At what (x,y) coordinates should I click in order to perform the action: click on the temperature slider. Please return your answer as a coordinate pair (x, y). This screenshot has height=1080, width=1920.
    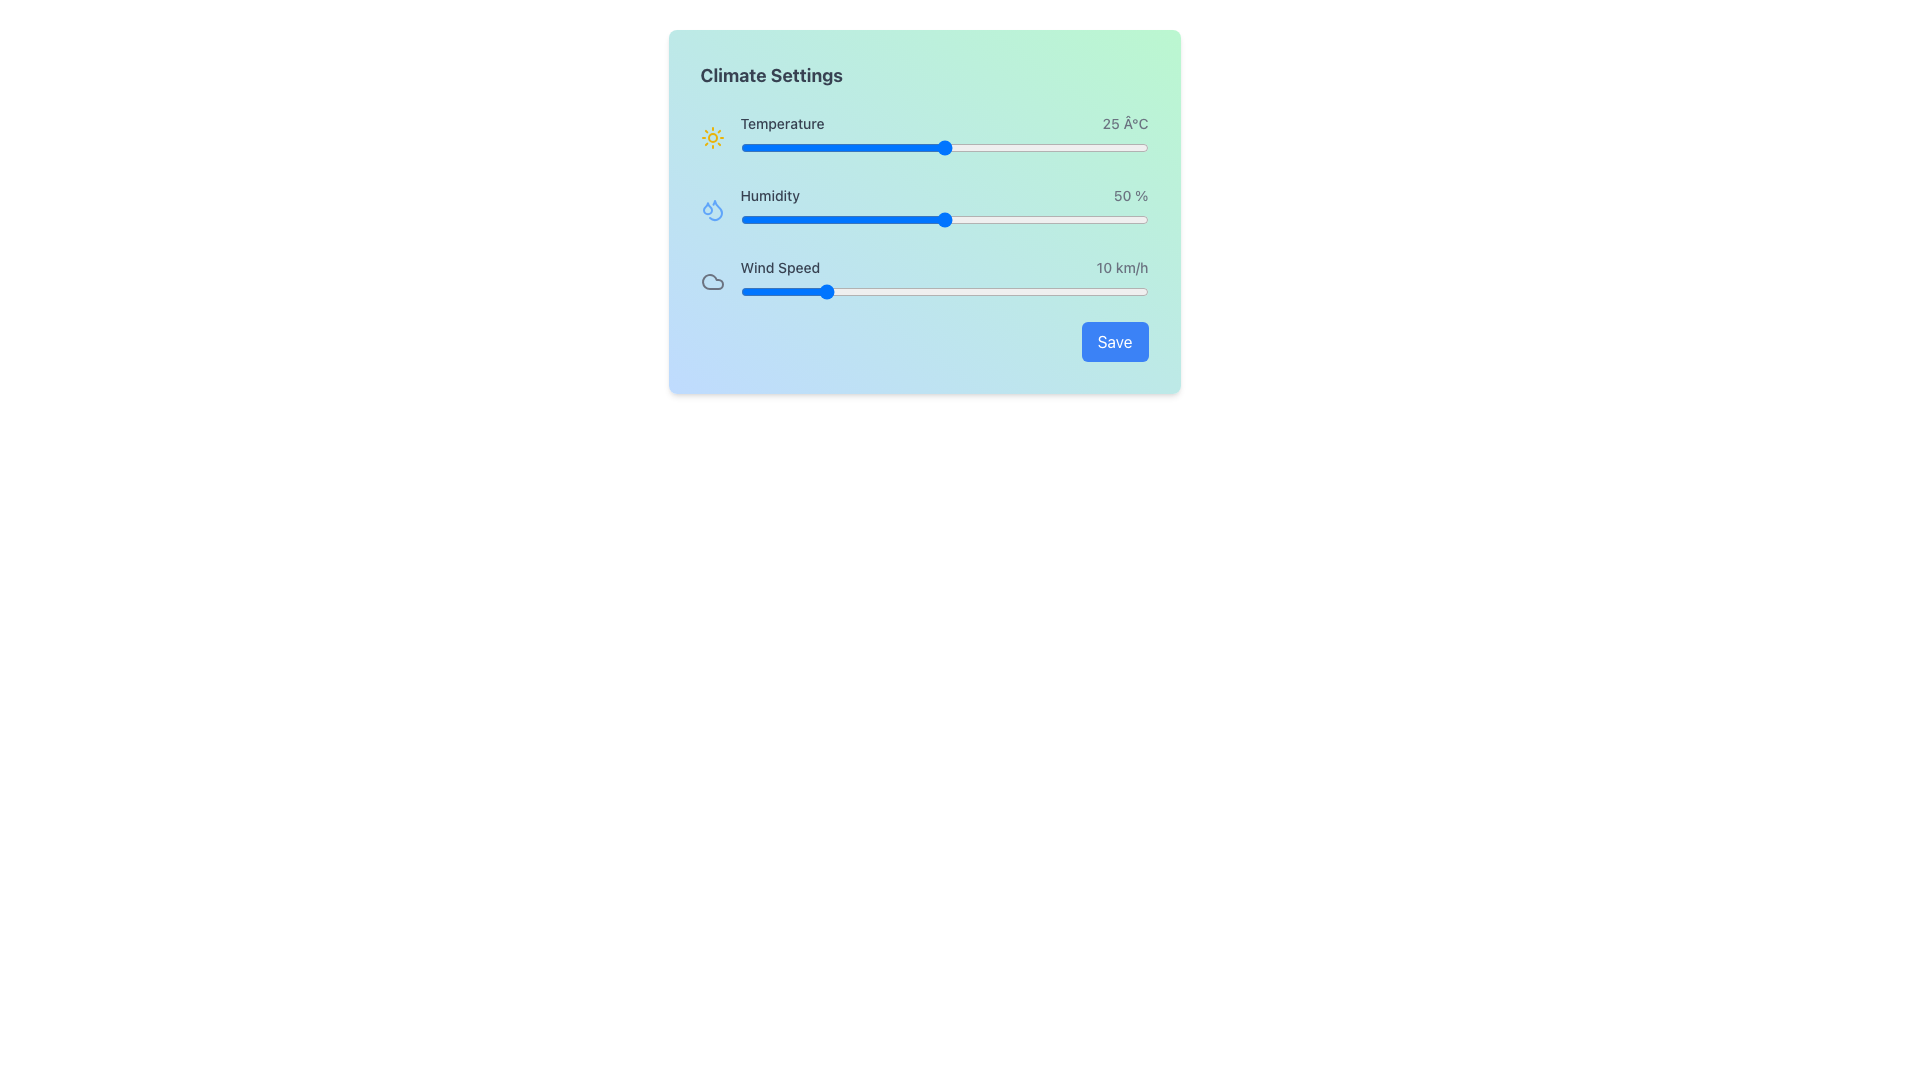
    Looking at the image, I should click on (969, 146).